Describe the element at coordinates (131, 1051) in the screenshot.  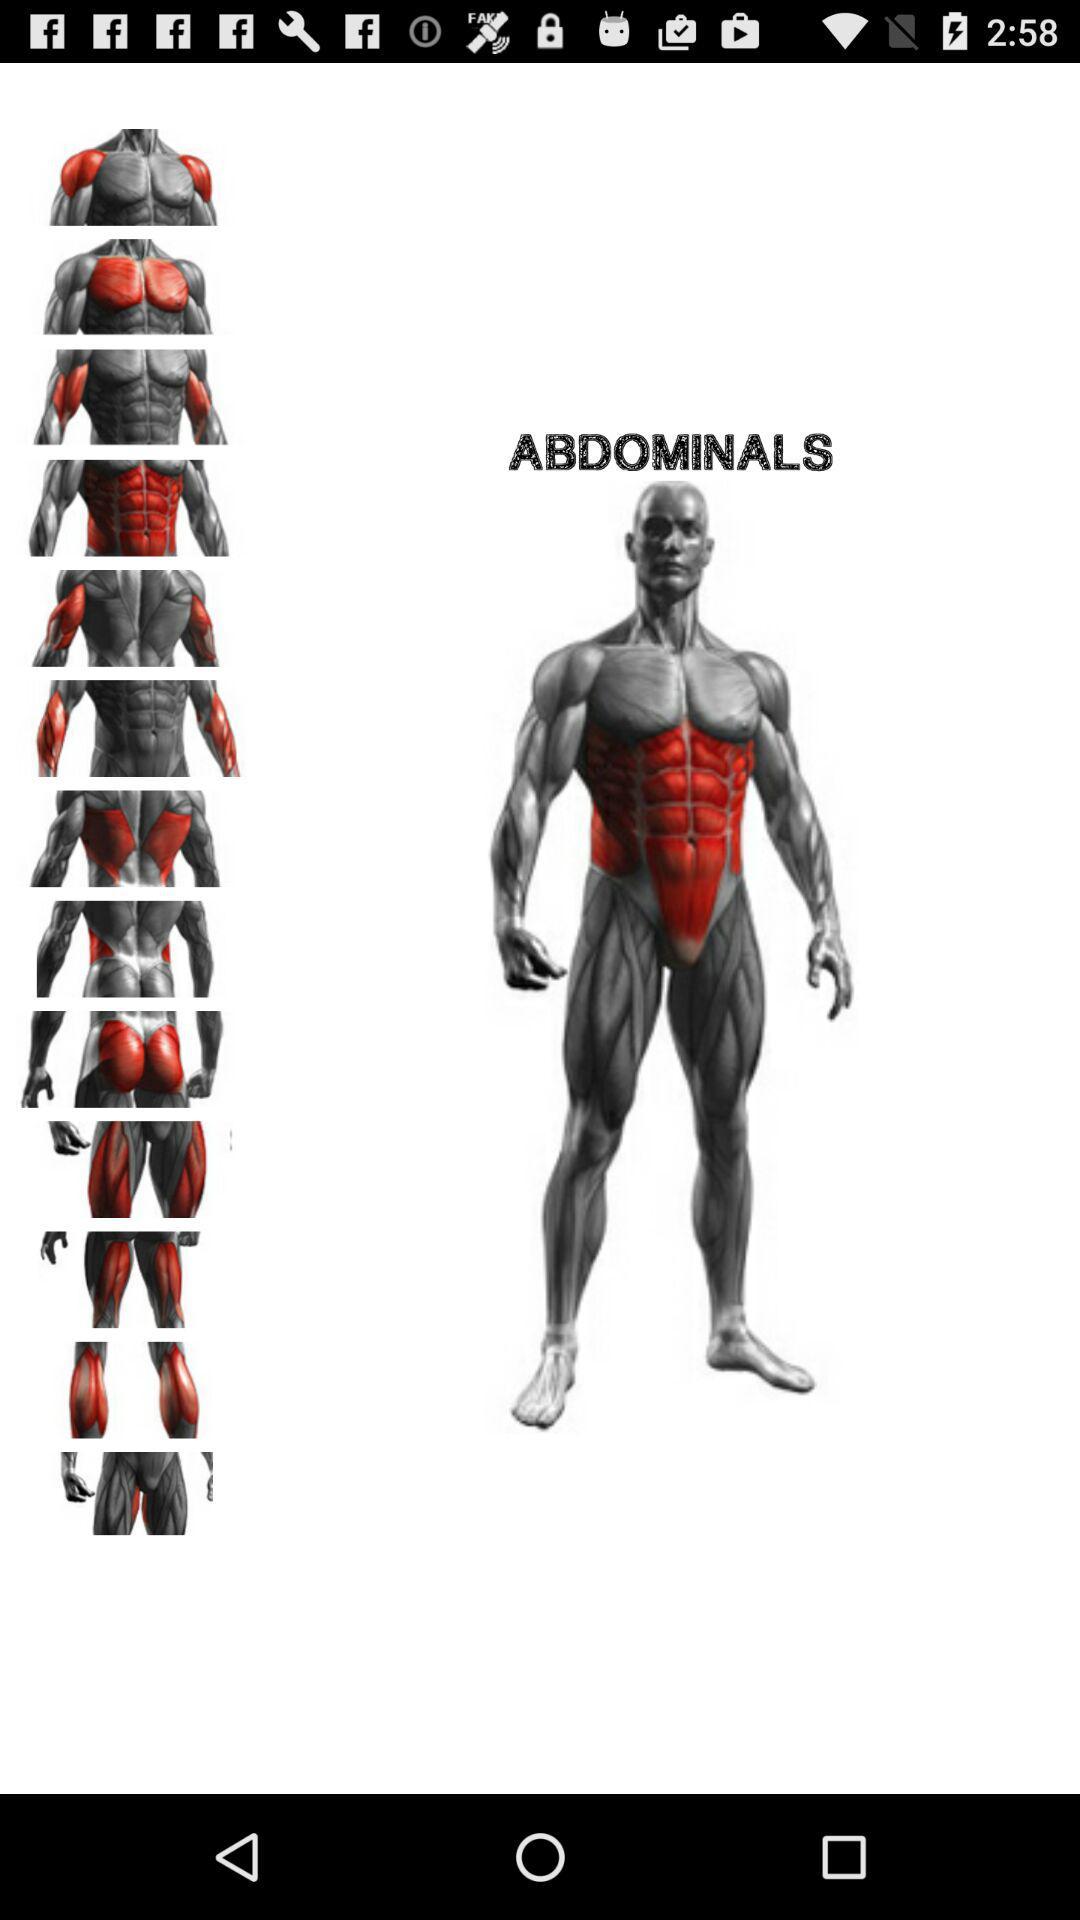
I see `posterior view` at that location.